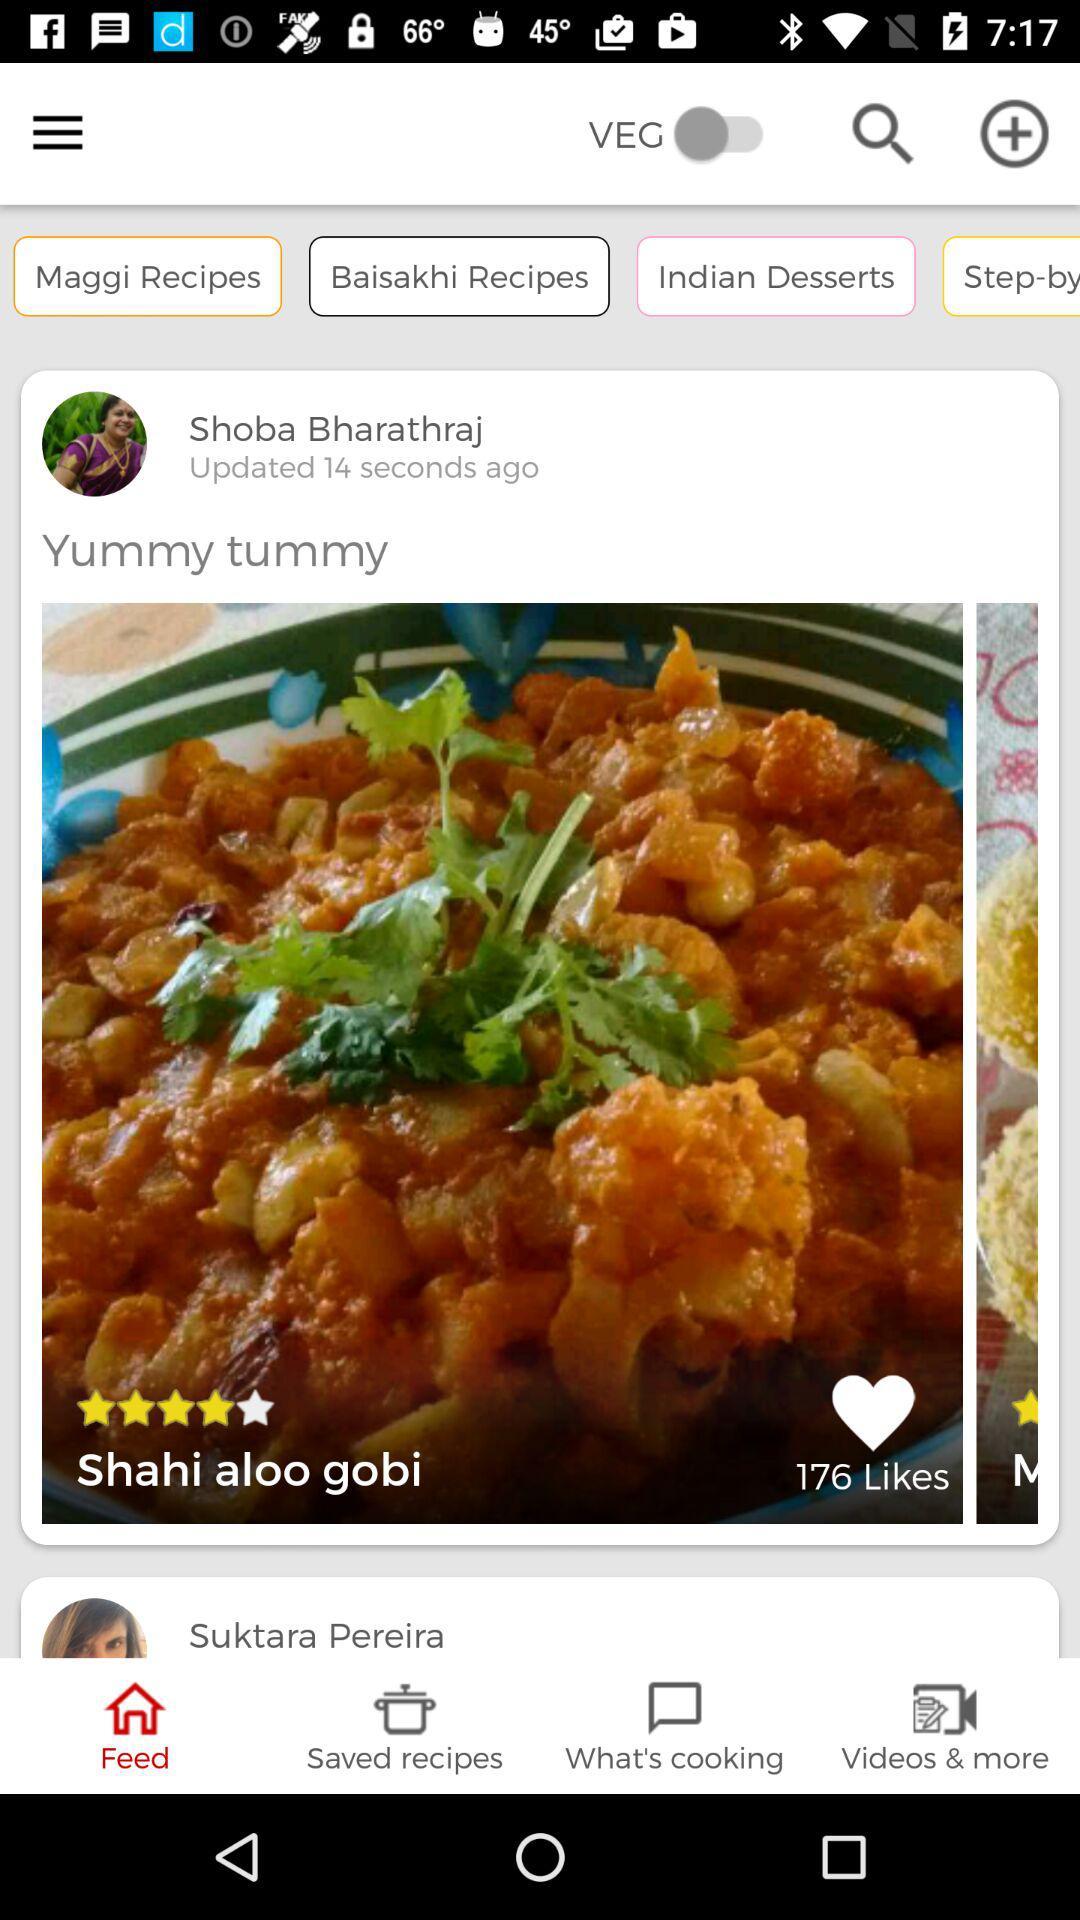 Image resolution: width=1080 pixels, height=1920 pixels. Describe the element at coordinates (405, 1725) in the screenshot. I see `saved recipes icon` at that location.